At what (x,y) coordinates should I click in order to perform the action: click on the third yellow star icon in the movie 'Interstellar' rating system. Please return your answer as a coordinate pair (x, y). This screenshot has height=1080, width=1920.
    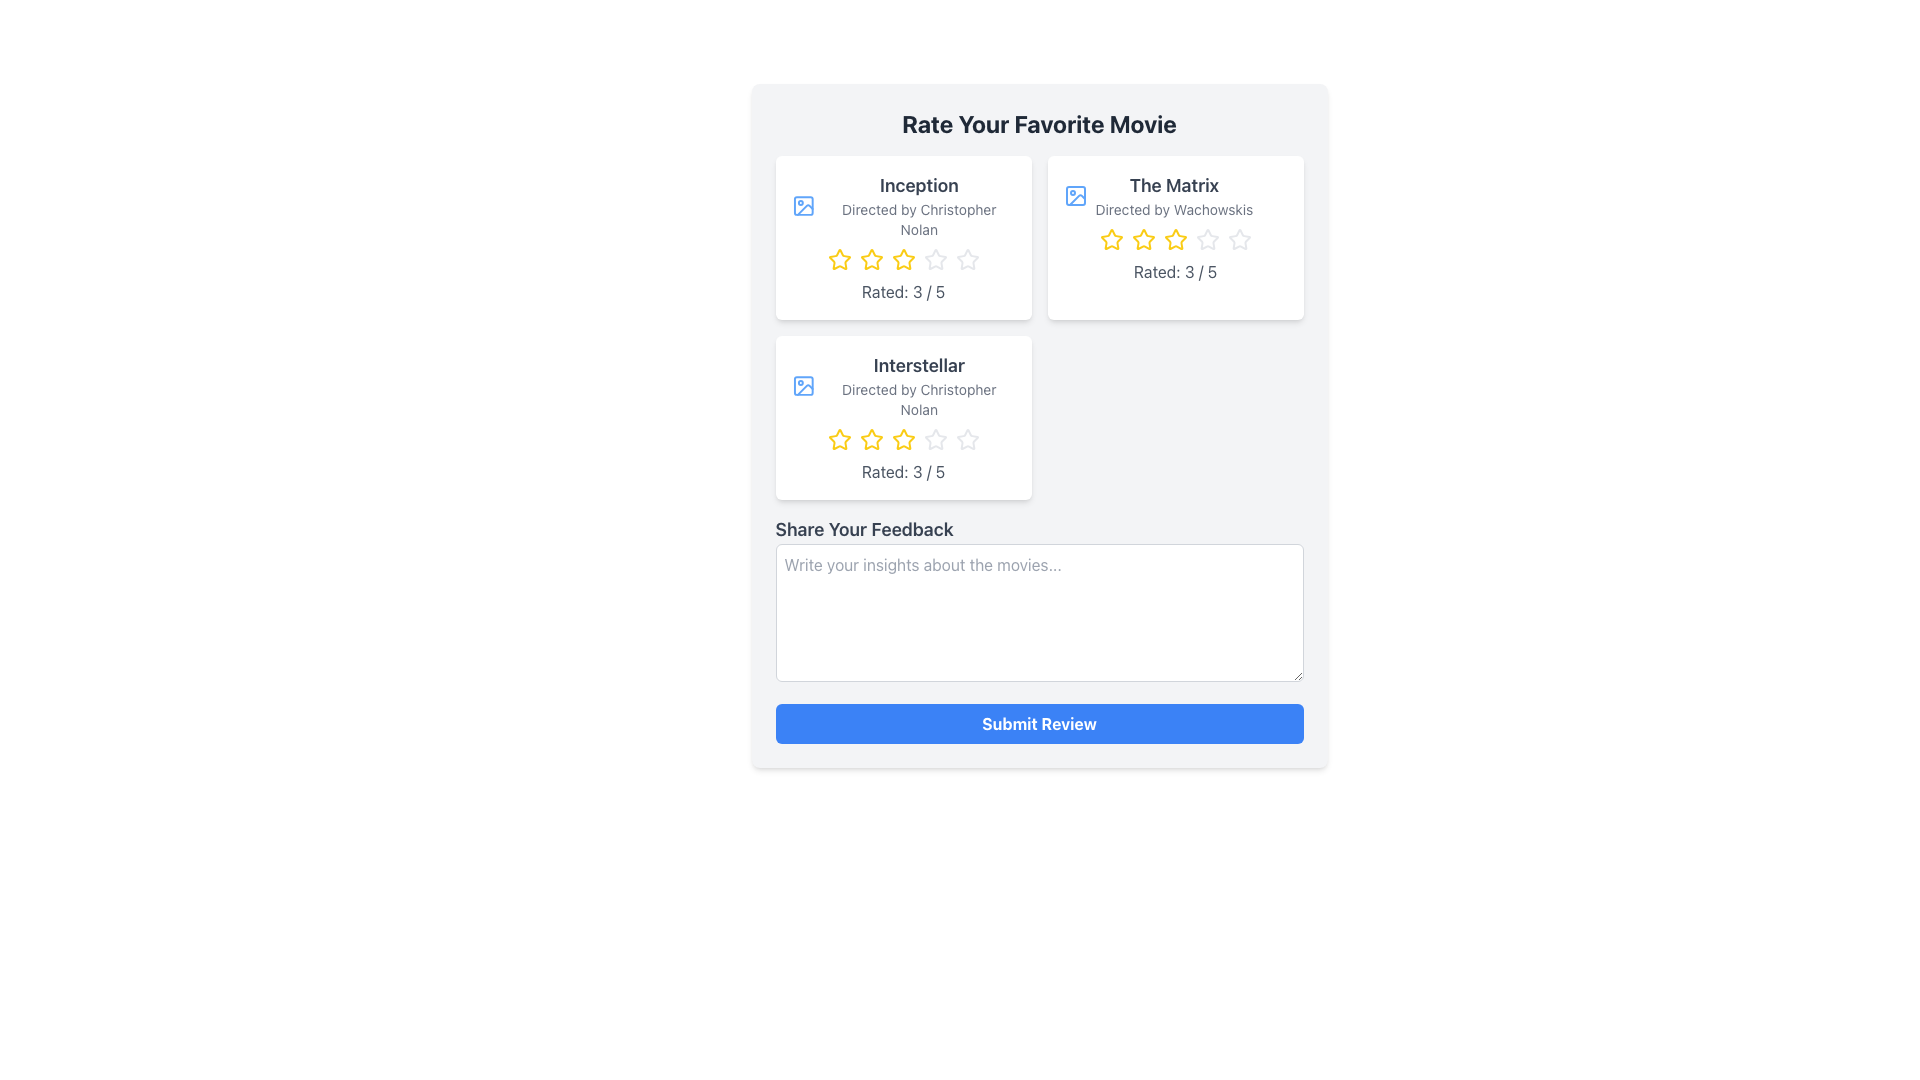
    Looking at the image, I should click on (871, 438).